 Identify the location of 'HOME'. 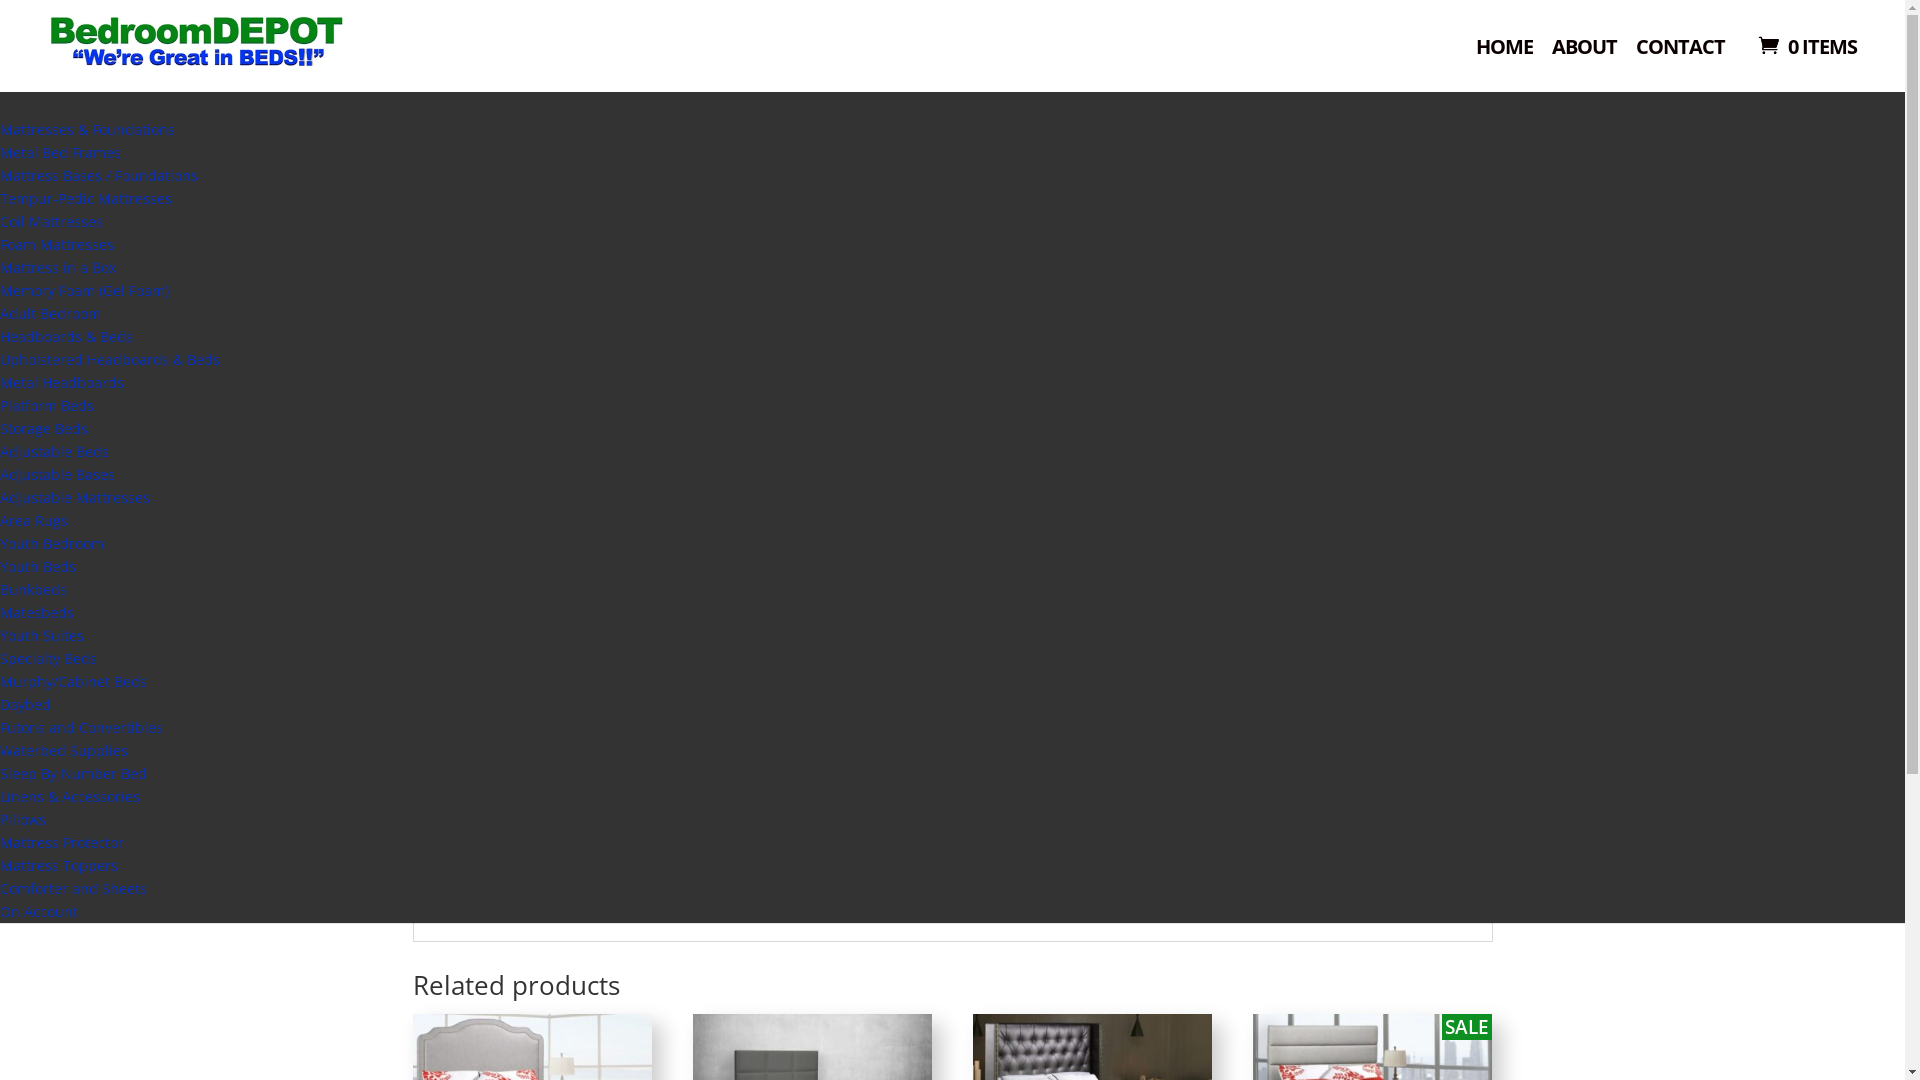
(1504, 53).